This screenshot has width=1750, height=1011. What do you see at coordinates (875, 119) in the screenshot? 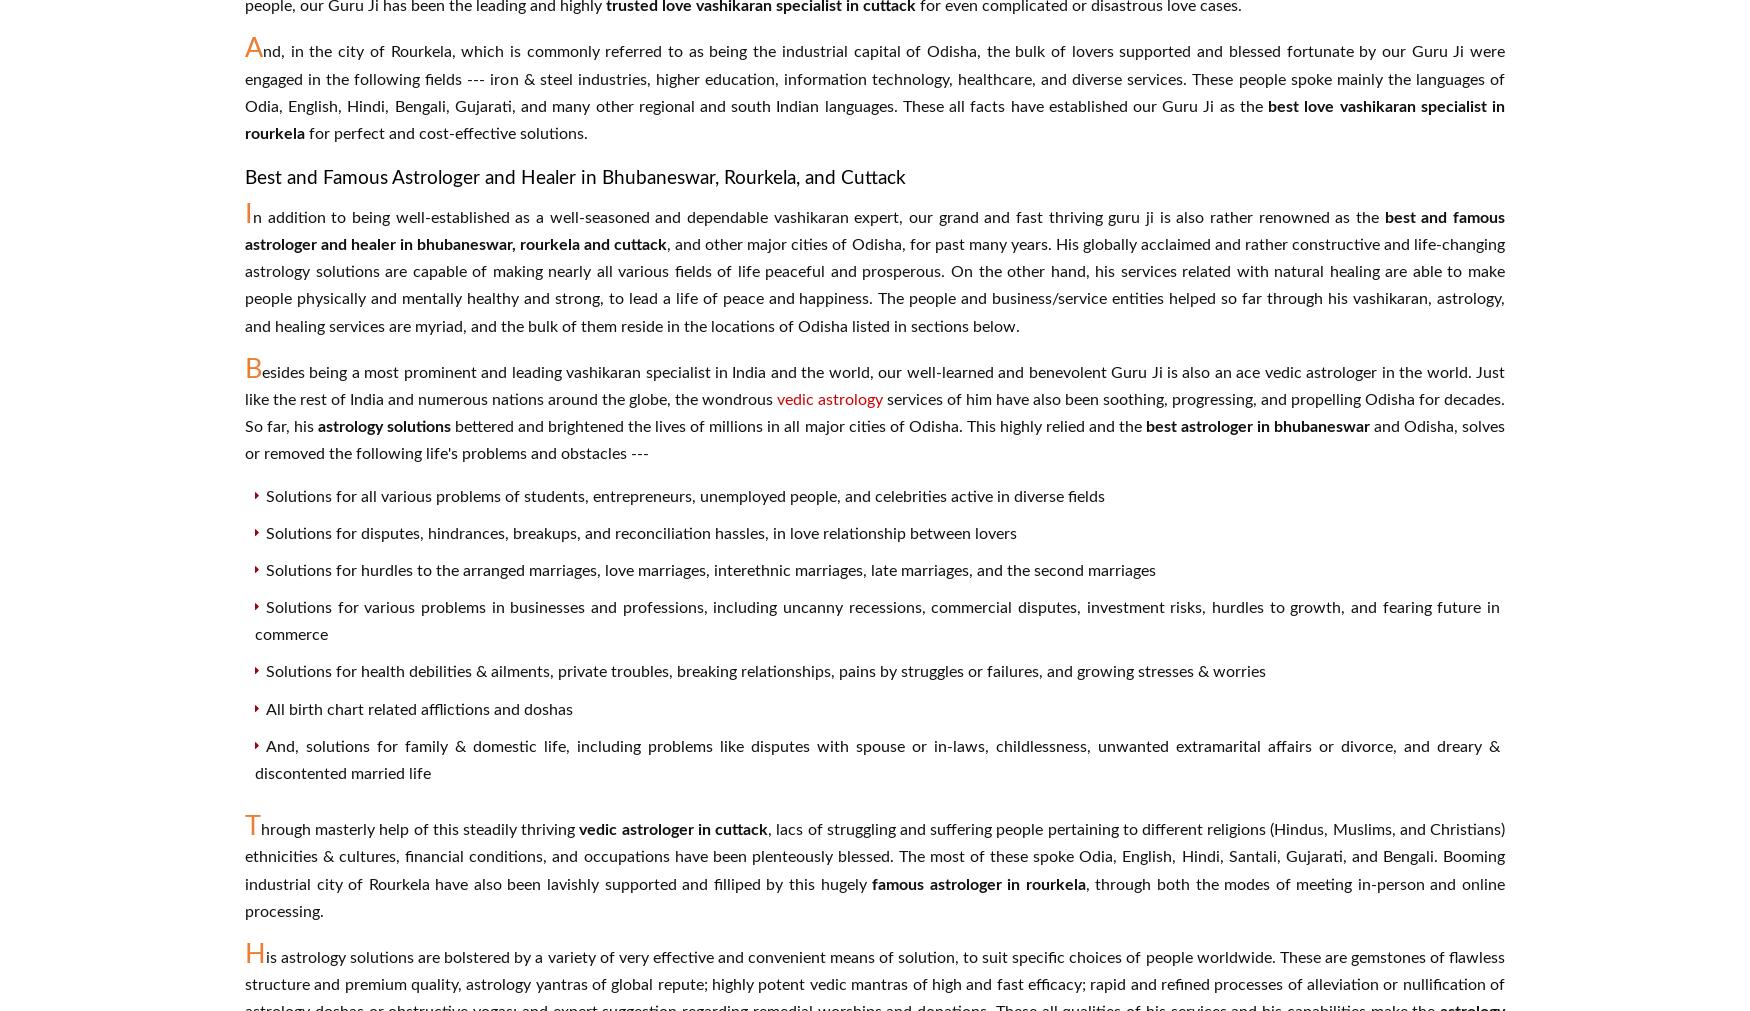
I see `'best love vashikaran specialist in rourkela'` at bounding box center [875, 119].